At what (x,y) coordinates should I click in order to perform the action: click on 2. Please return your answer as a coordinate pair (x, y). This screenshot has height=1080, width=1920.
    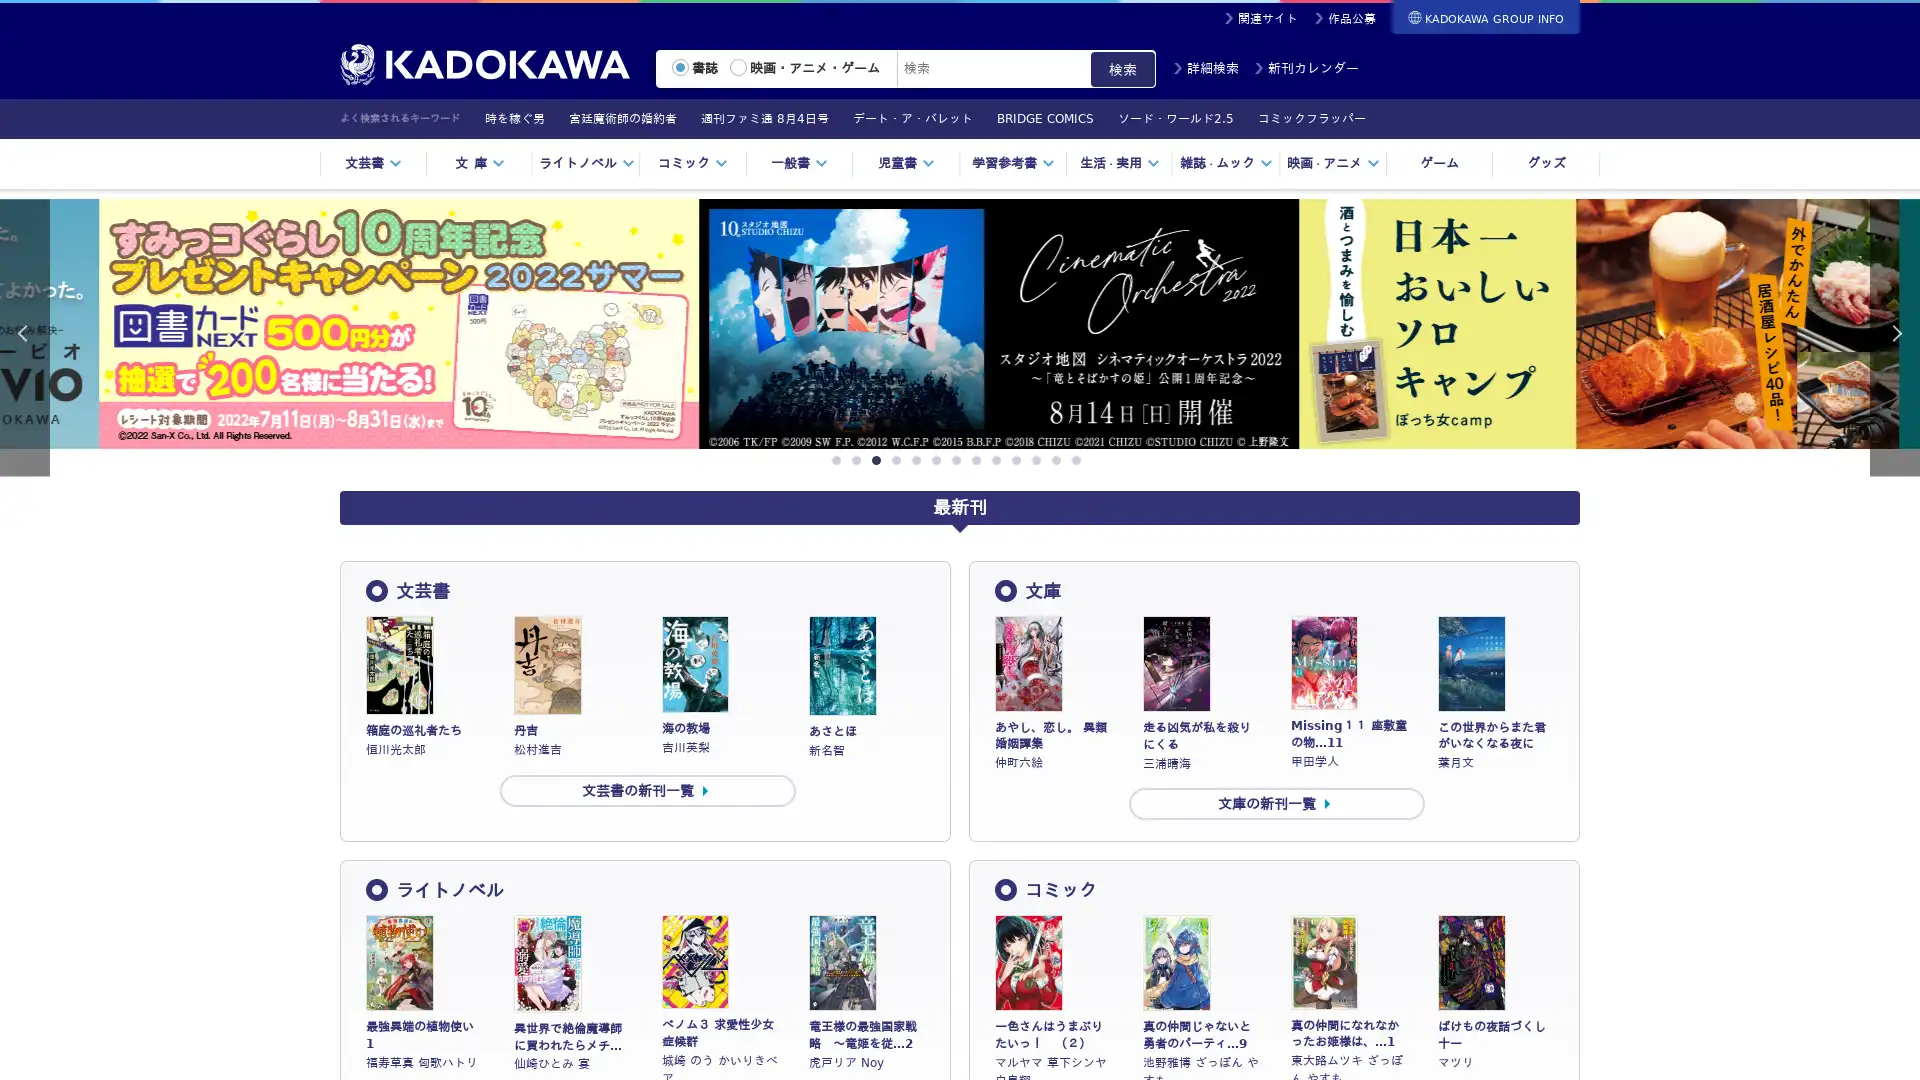
    Looking at the image, I should click on (859, 461).